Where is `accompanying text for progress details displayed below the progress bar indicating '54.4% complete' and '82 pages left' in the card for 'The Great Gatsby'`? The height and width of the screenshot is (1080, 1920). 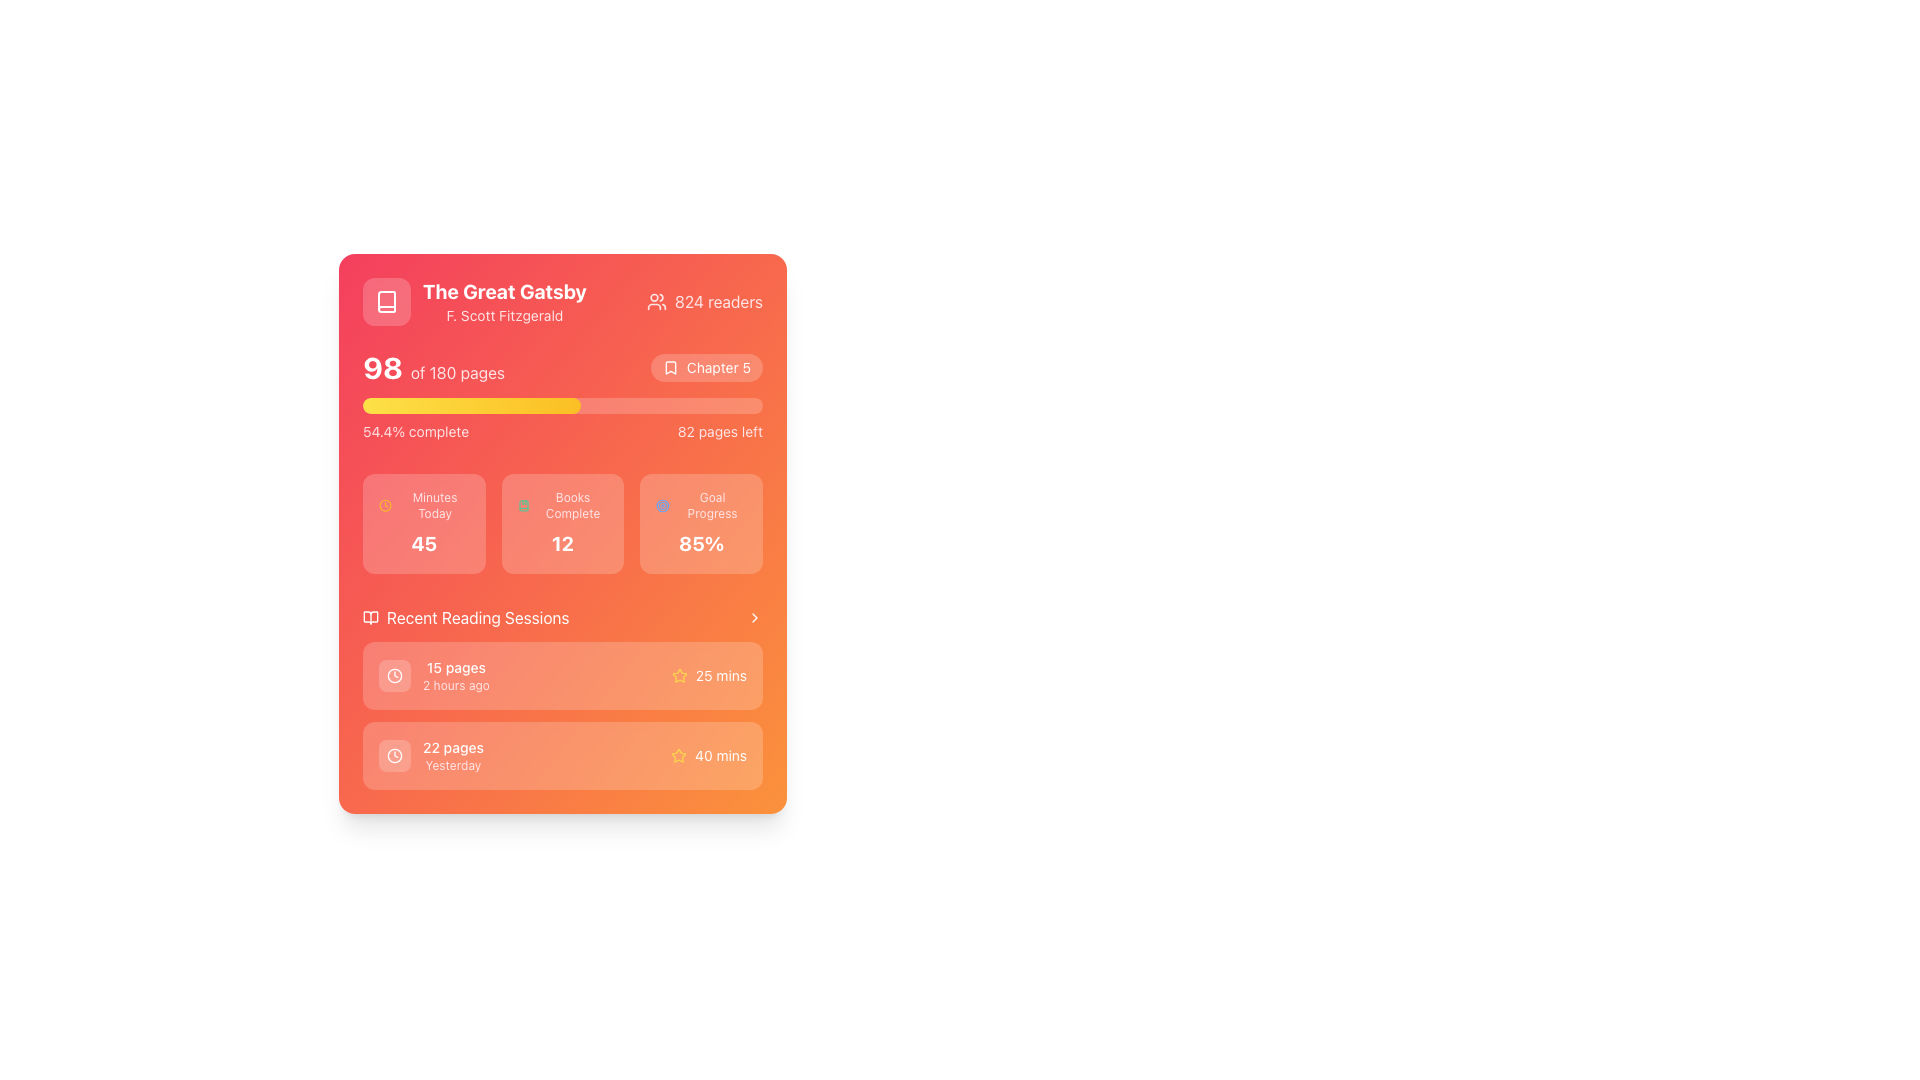
accompanying text for progress details displayed below the progress bar indicating '54.4% complete' and '82 pages left' in the card for 'The Great Gatsby' is located at coordinates (561, 396).